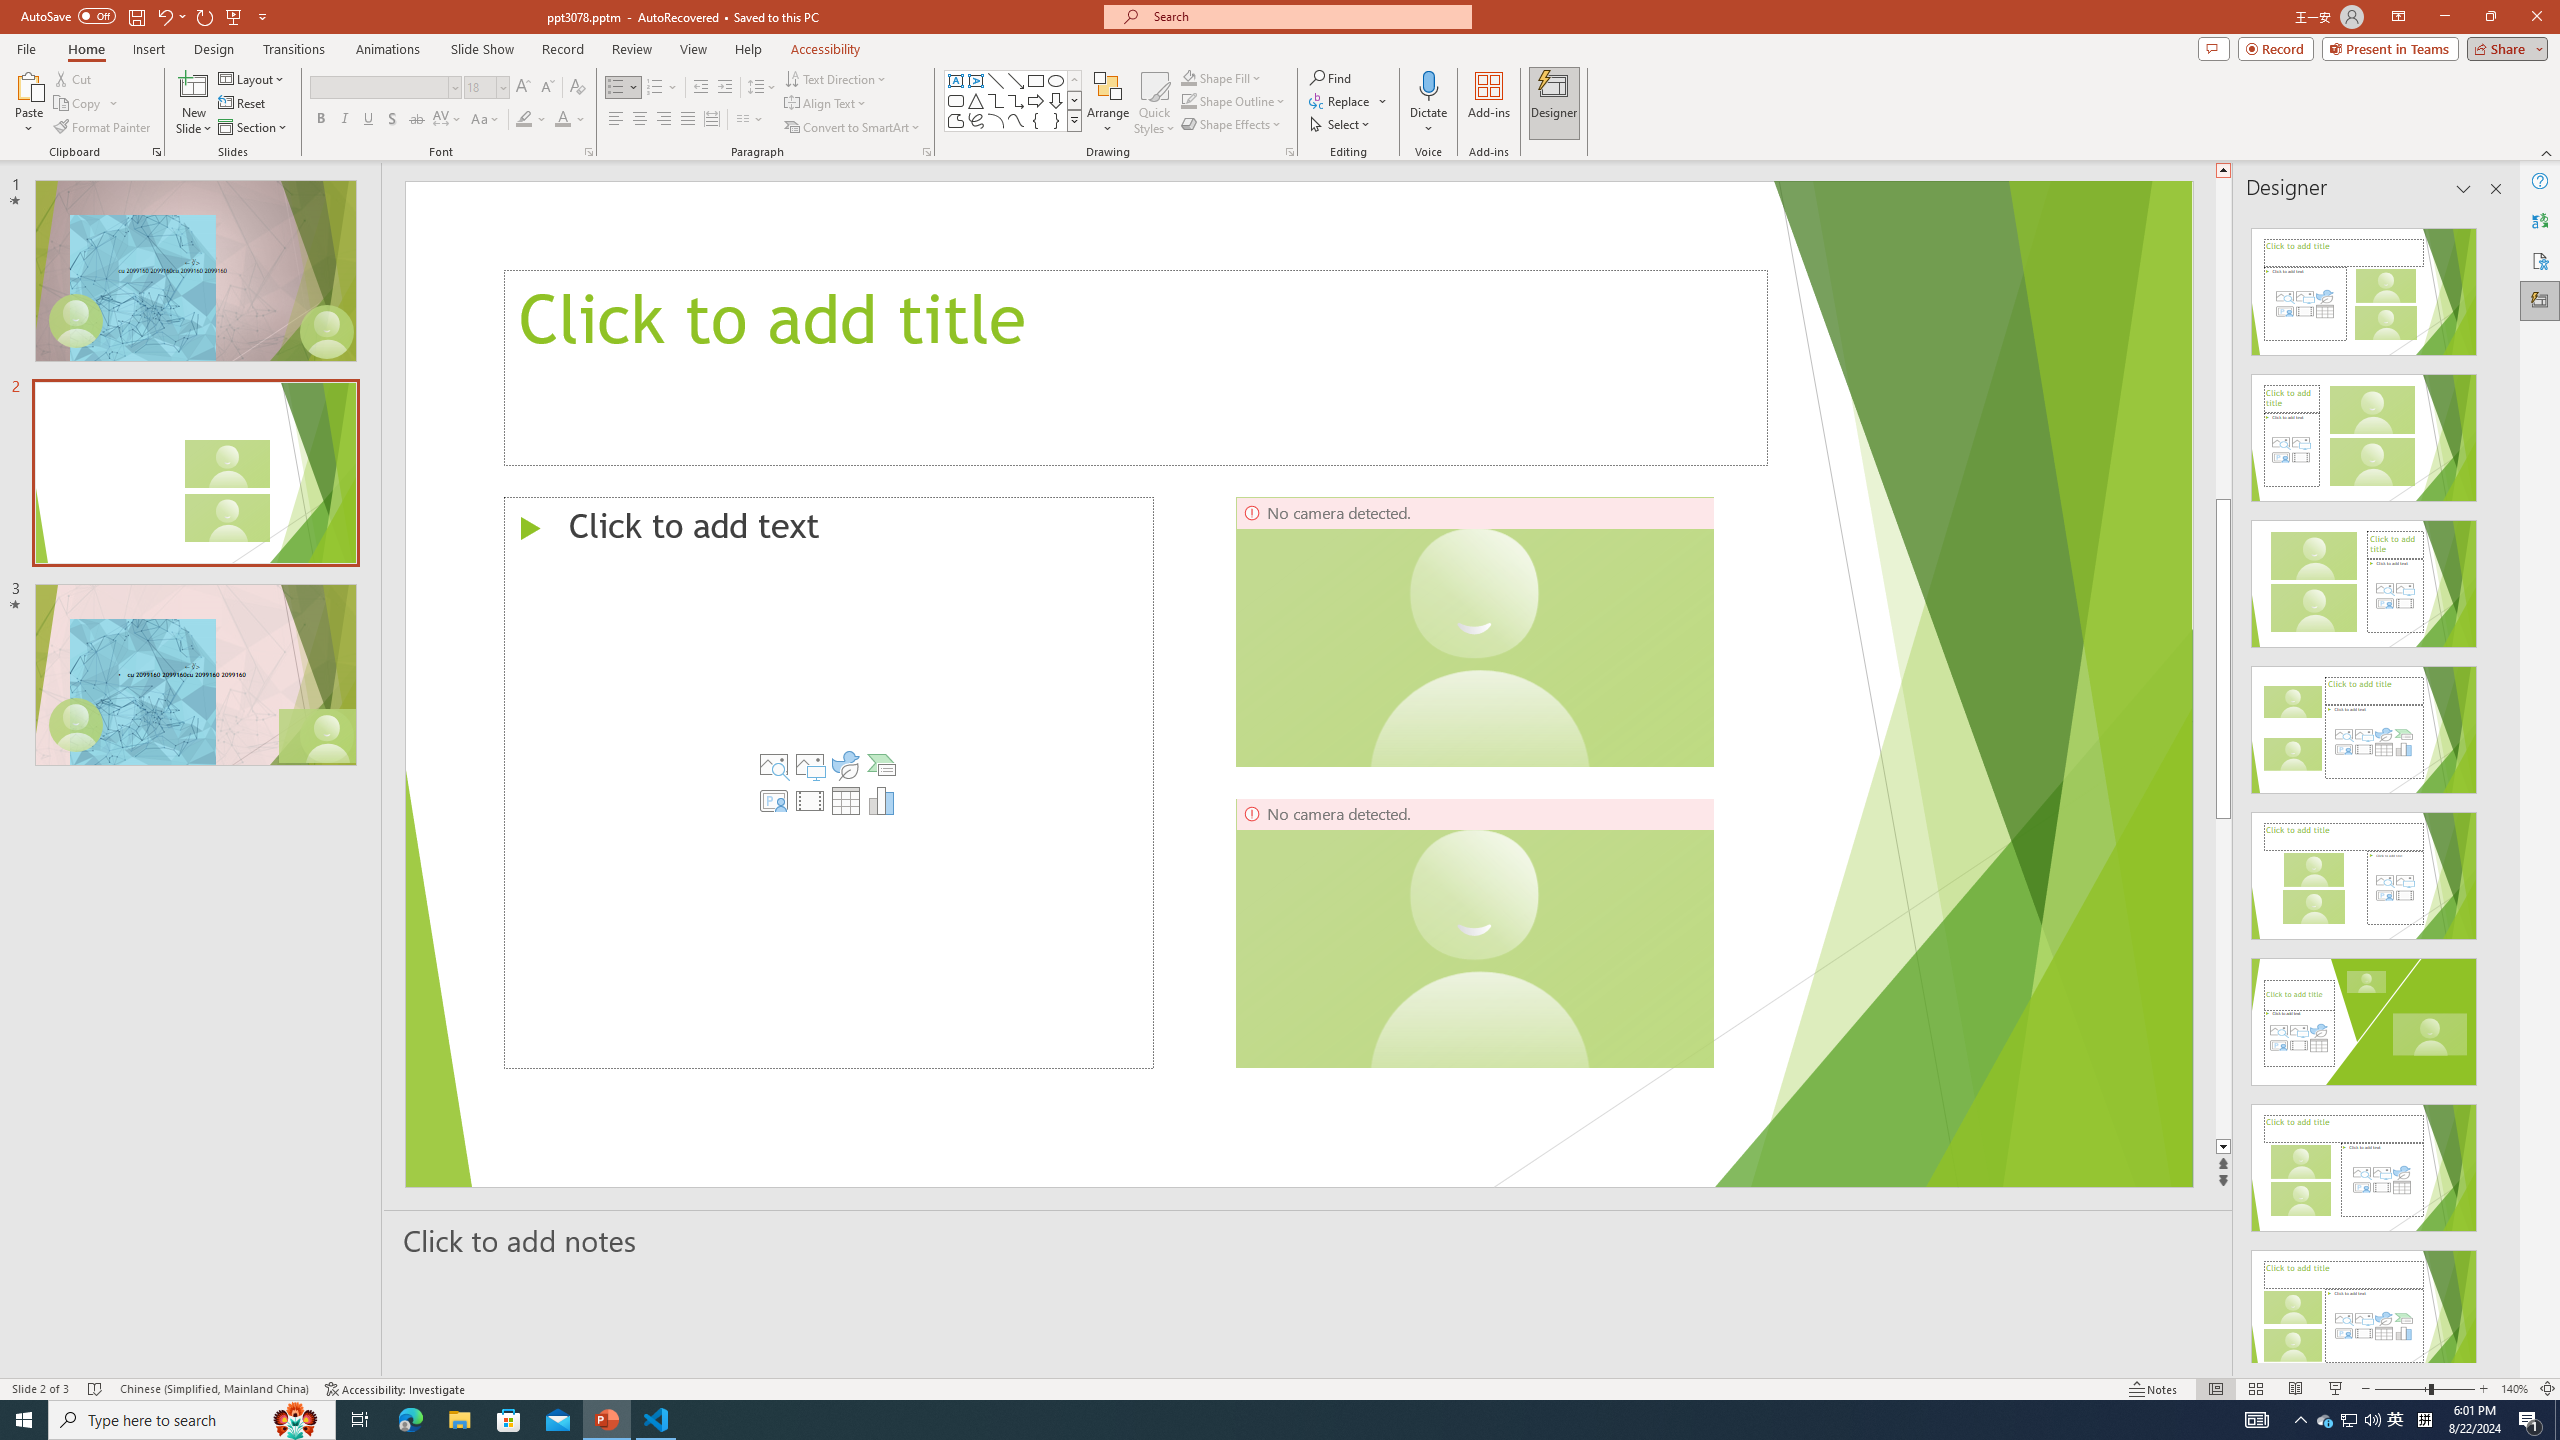  I want to click on 'Oval', so click(1055, 80).